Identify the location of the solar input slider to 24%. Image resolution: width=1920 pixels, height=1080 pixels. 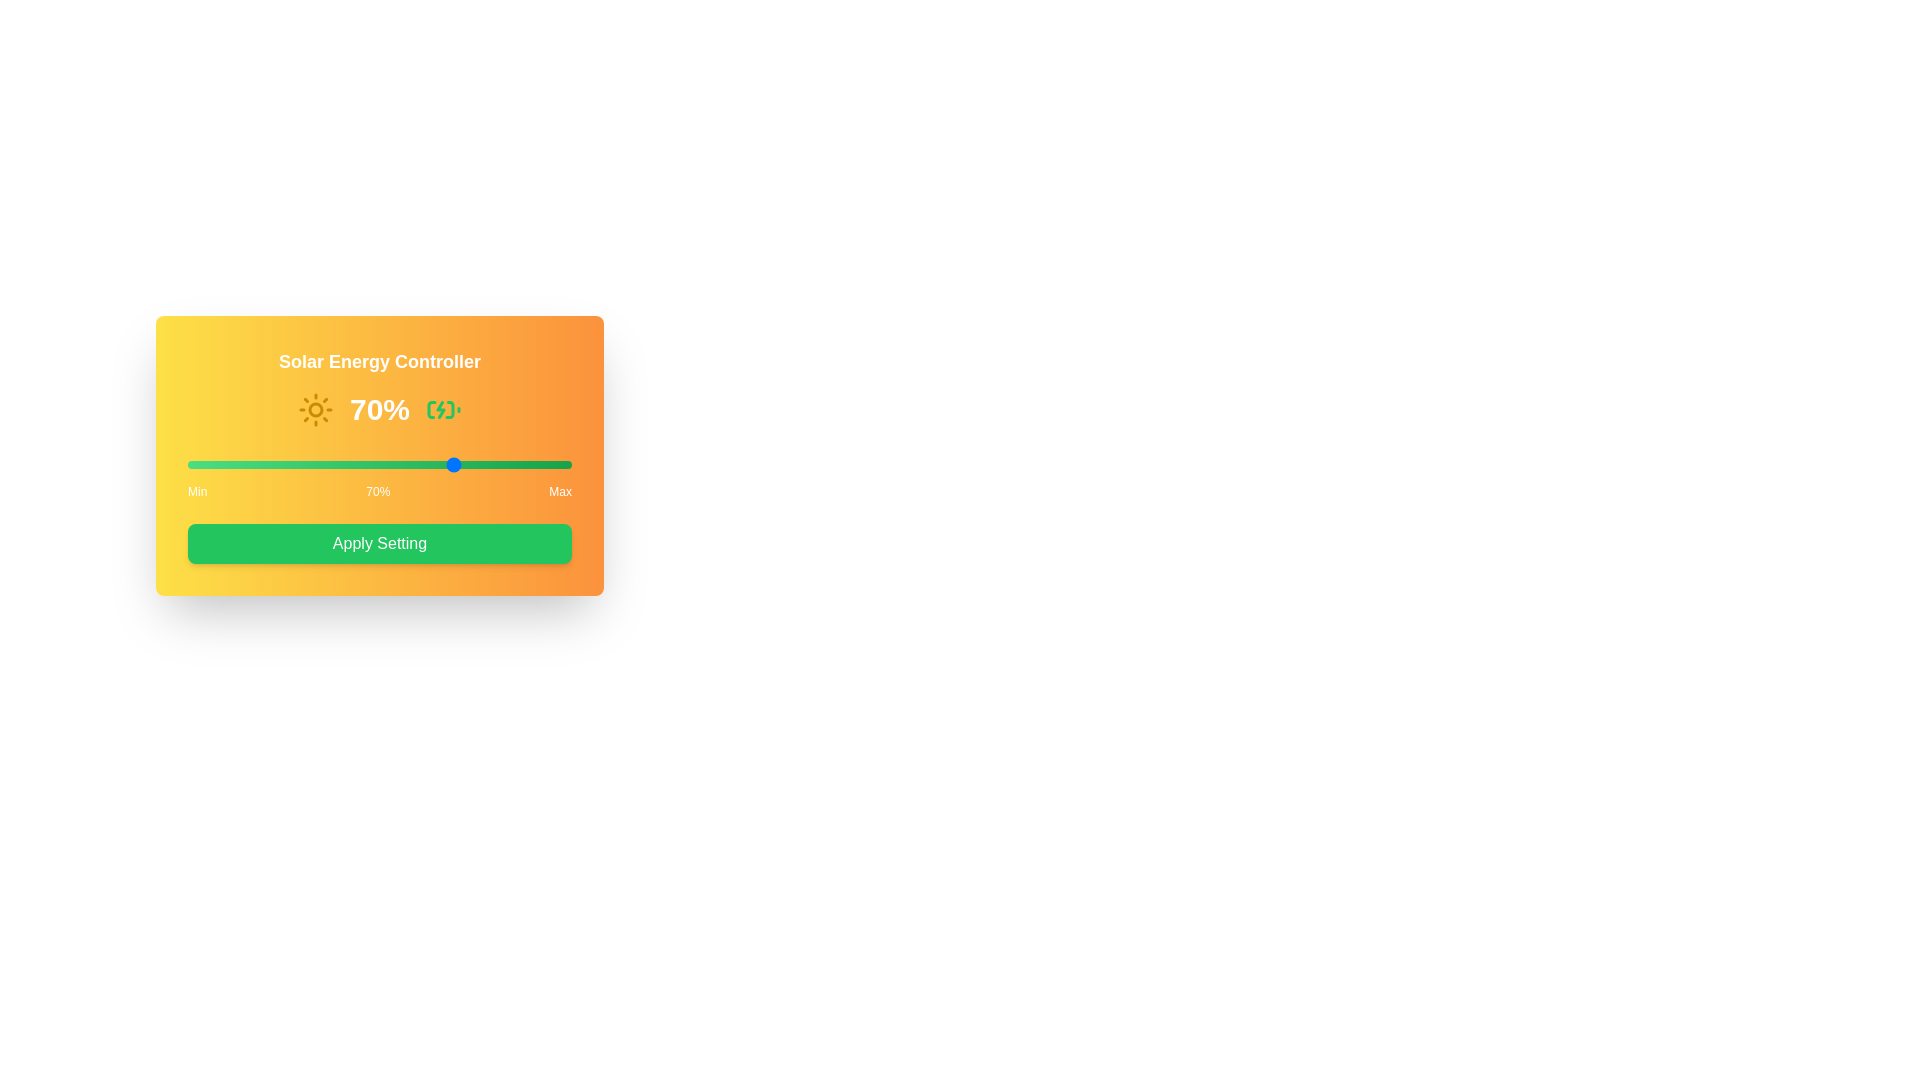
(279, 465).